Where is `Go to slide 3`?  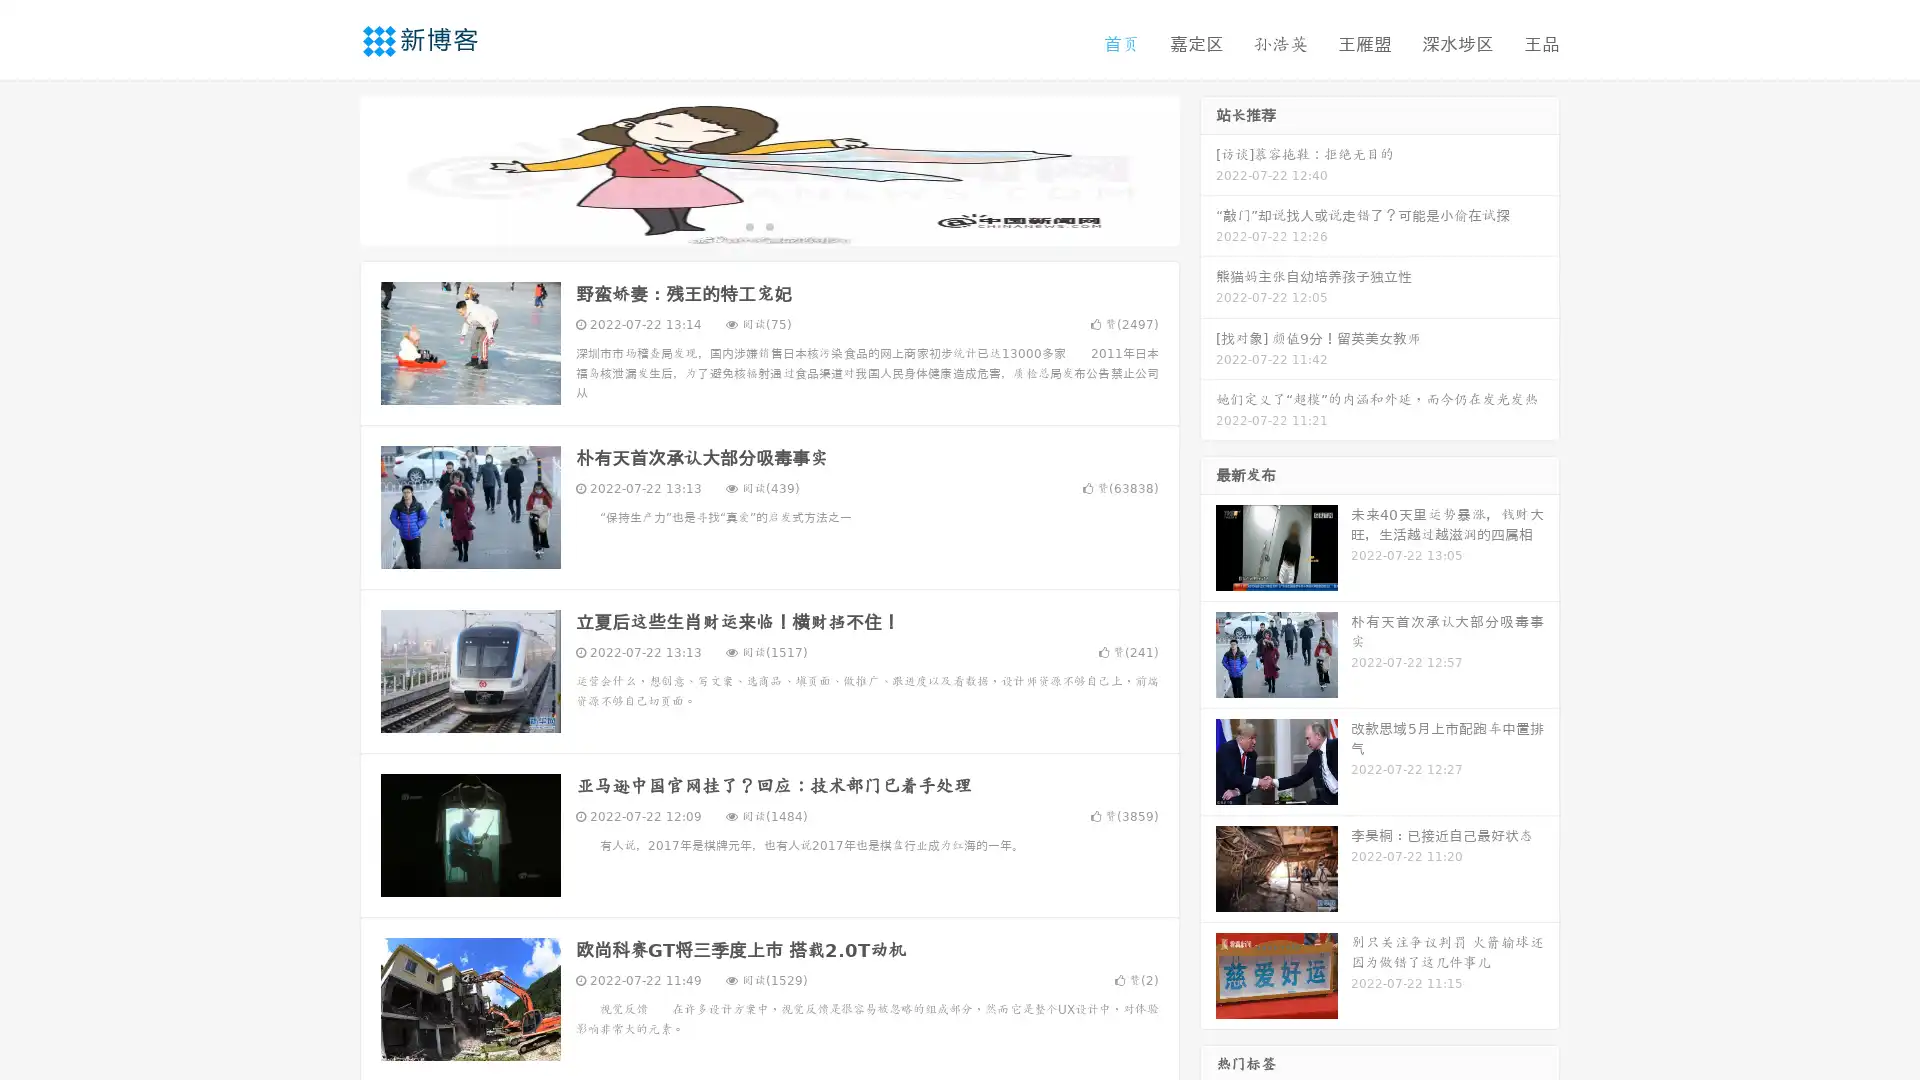 Go to slide 3 is located at coordinates (789, 225).